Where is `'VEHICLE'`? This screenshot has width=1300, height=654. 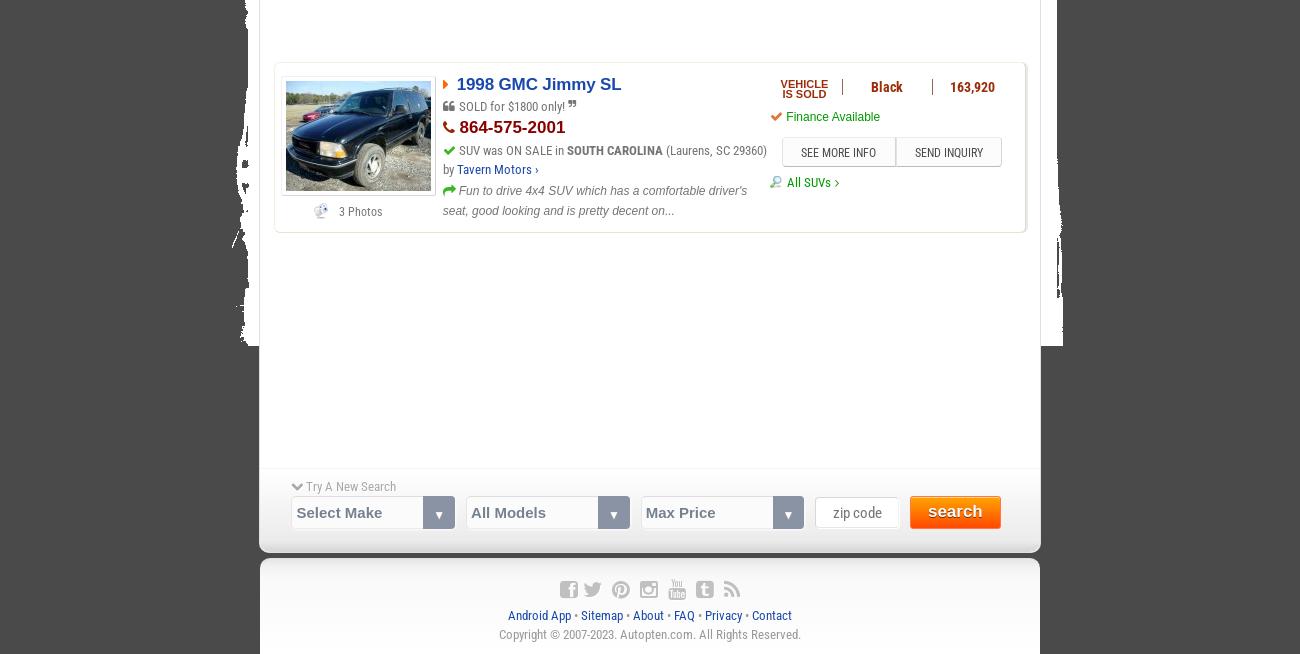
'VEHICLE' is located at coordinates (803, 82).